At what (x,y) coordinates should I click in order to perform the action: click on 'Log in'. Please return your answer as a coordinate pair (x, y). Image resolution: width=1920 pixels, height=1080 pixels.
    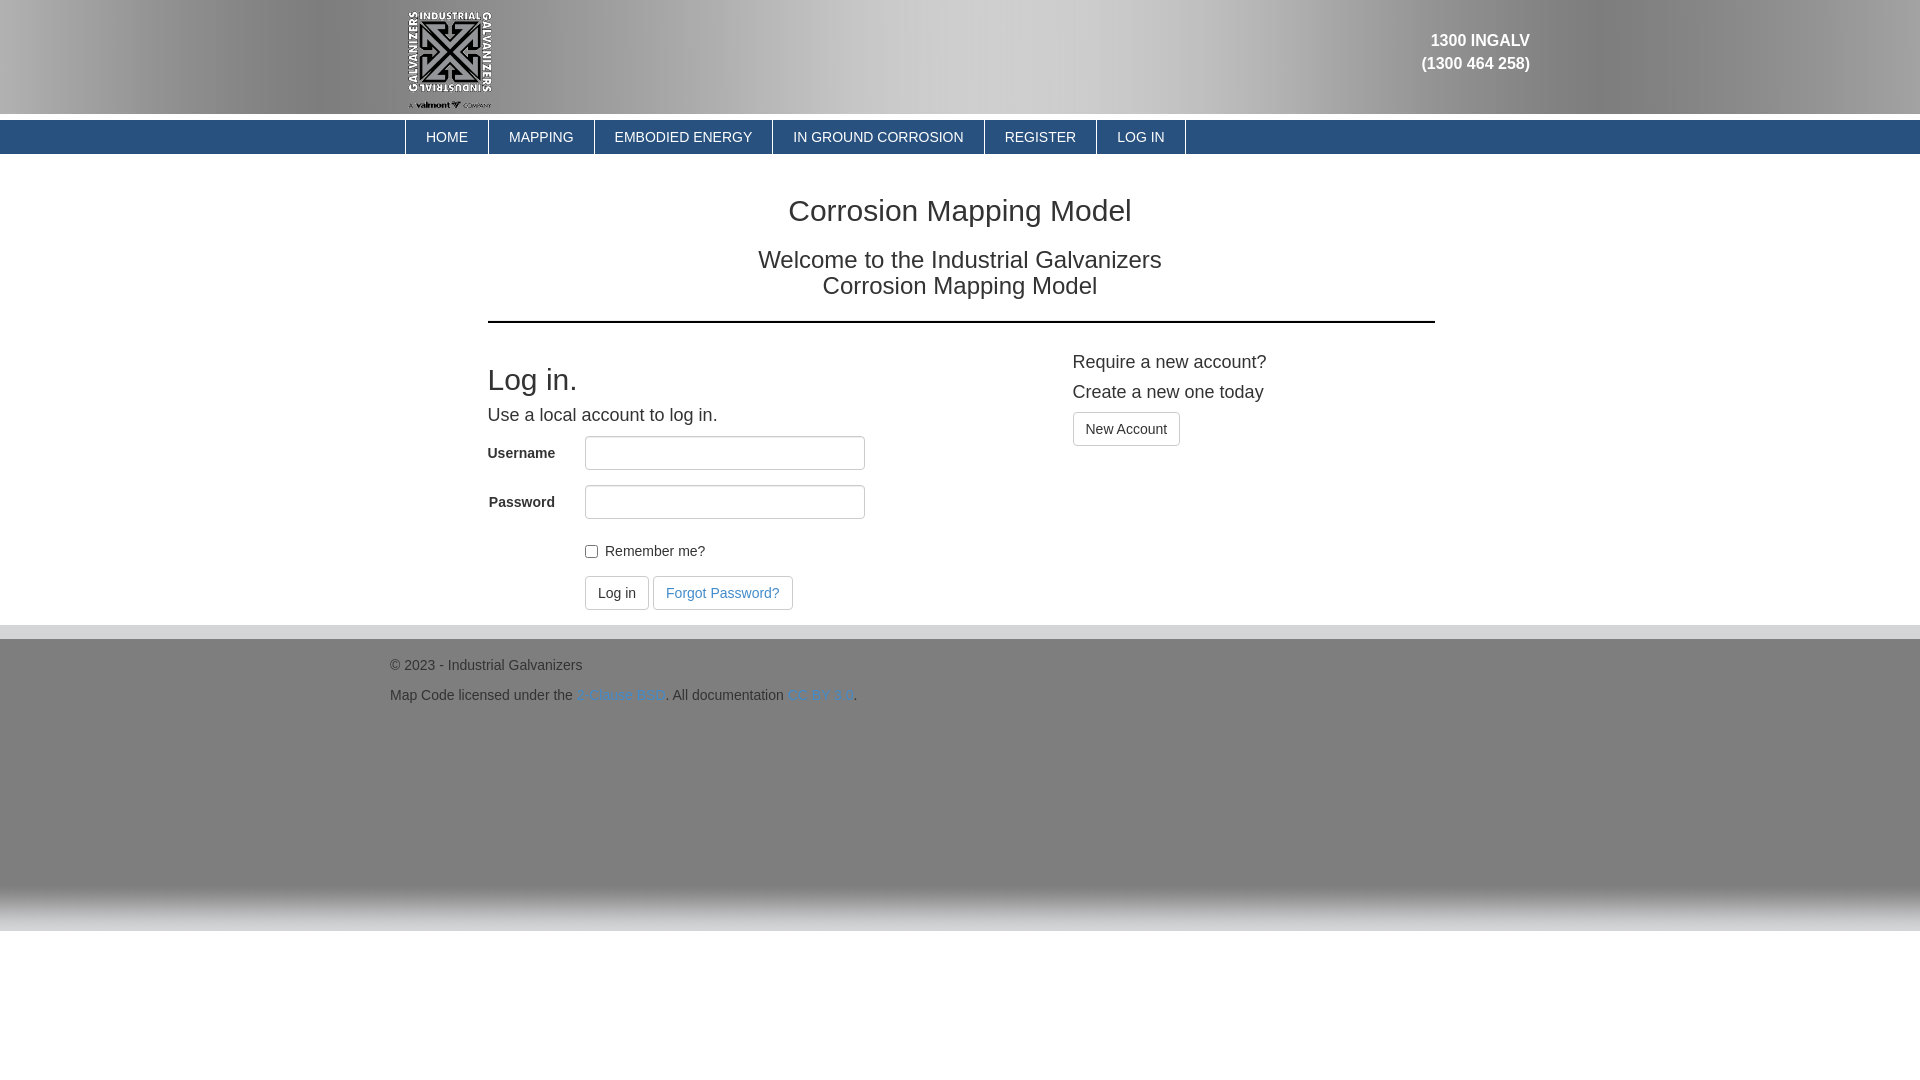
    Looking at the image, I should click on (616, 592).